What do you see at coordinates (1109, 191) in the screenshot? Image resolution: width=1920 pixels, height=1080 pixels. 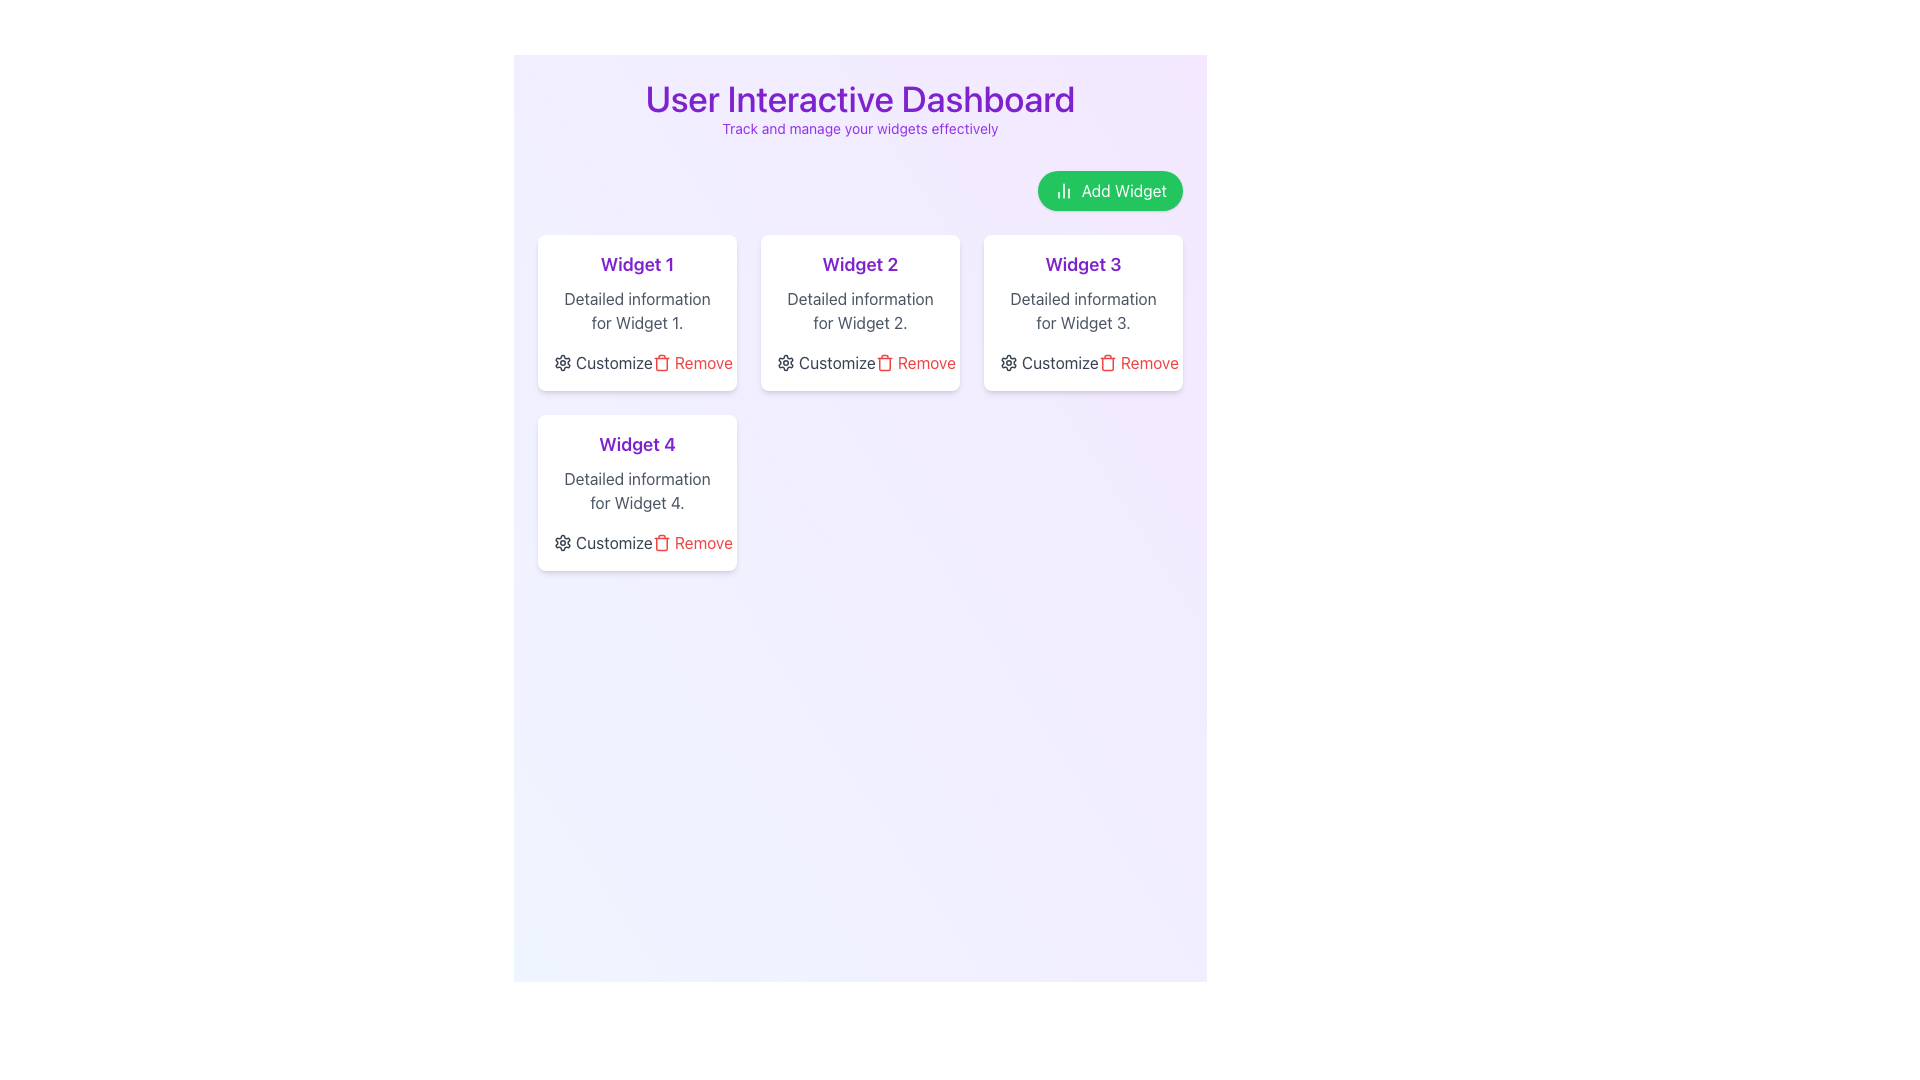 I see `the 'Add Widget' button, which is a rounded rectangular button with a green background and white text, located in the top-right corner of the interface` at bounding box center [1109, 191].